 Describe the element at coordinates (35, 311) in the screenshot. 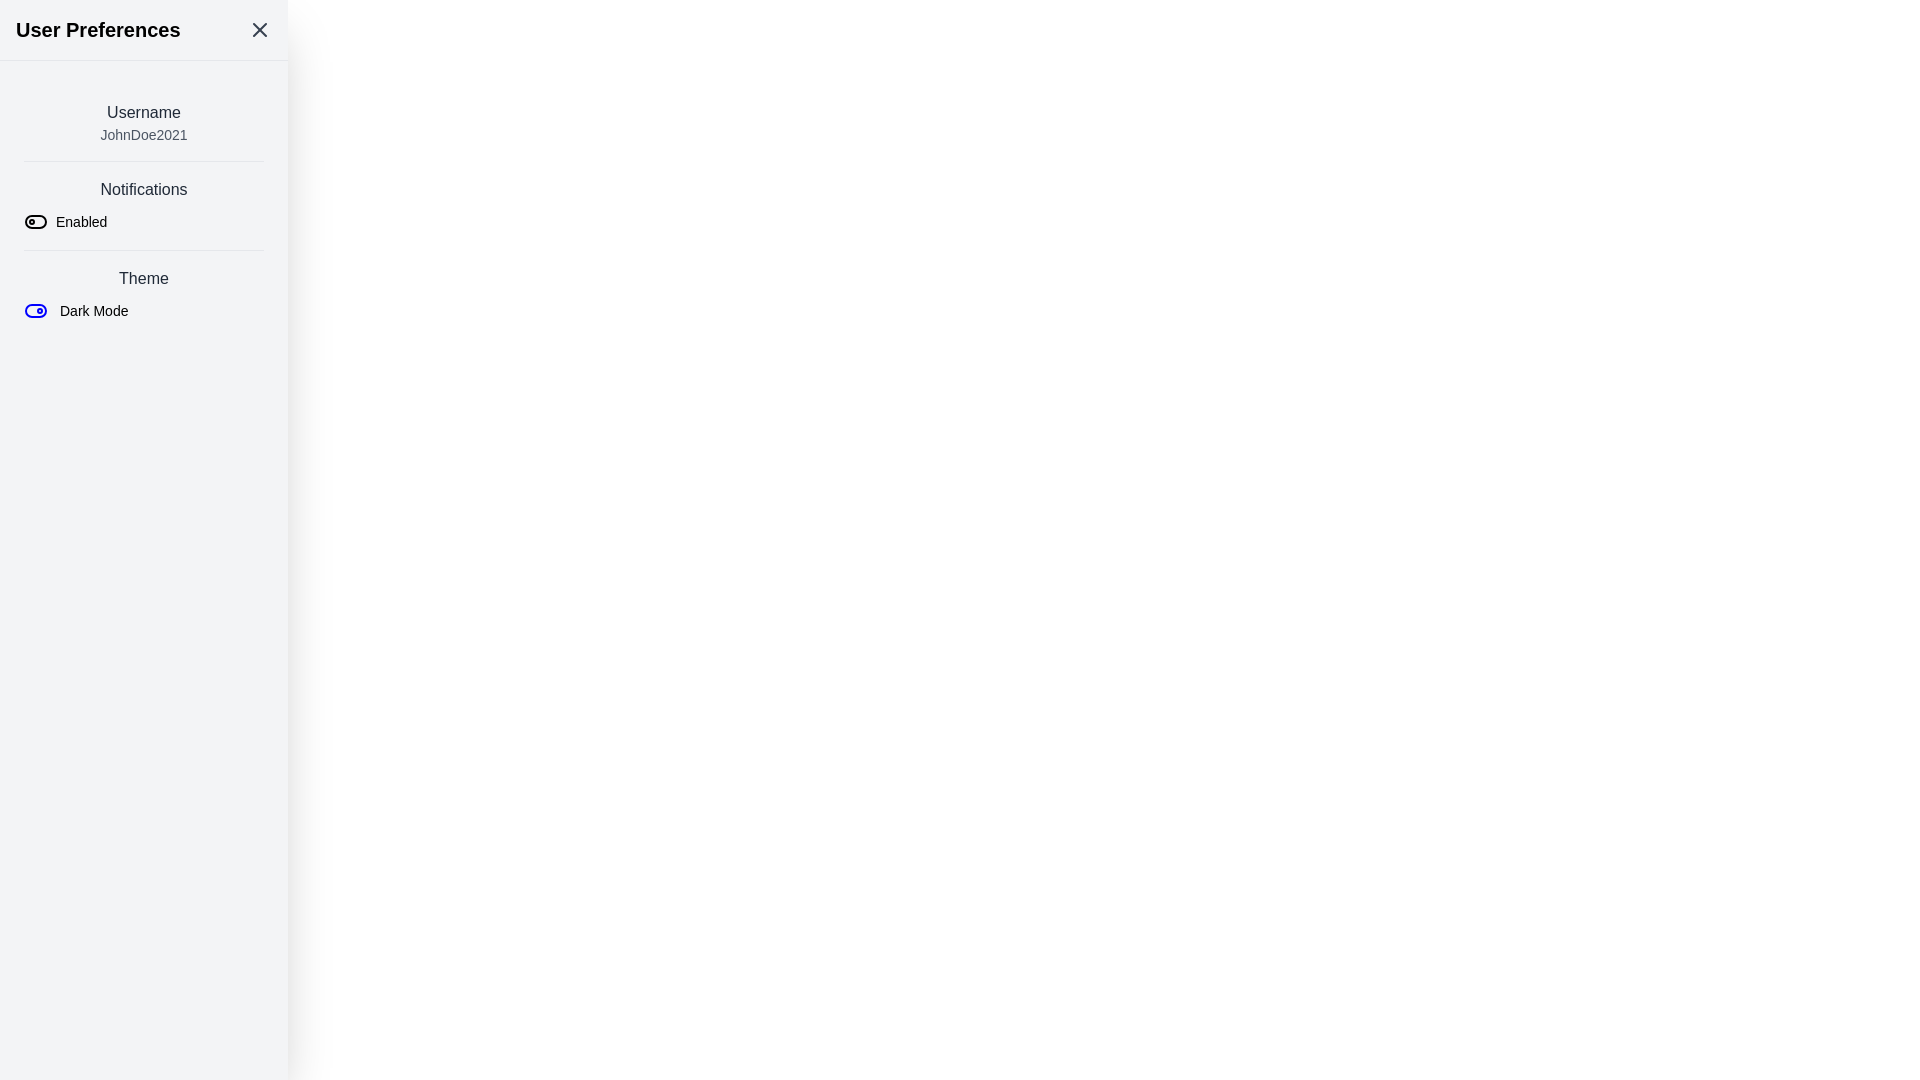

I see `the toggle switch background in the 'Theme' section under 'Dark Mode'` at that location.